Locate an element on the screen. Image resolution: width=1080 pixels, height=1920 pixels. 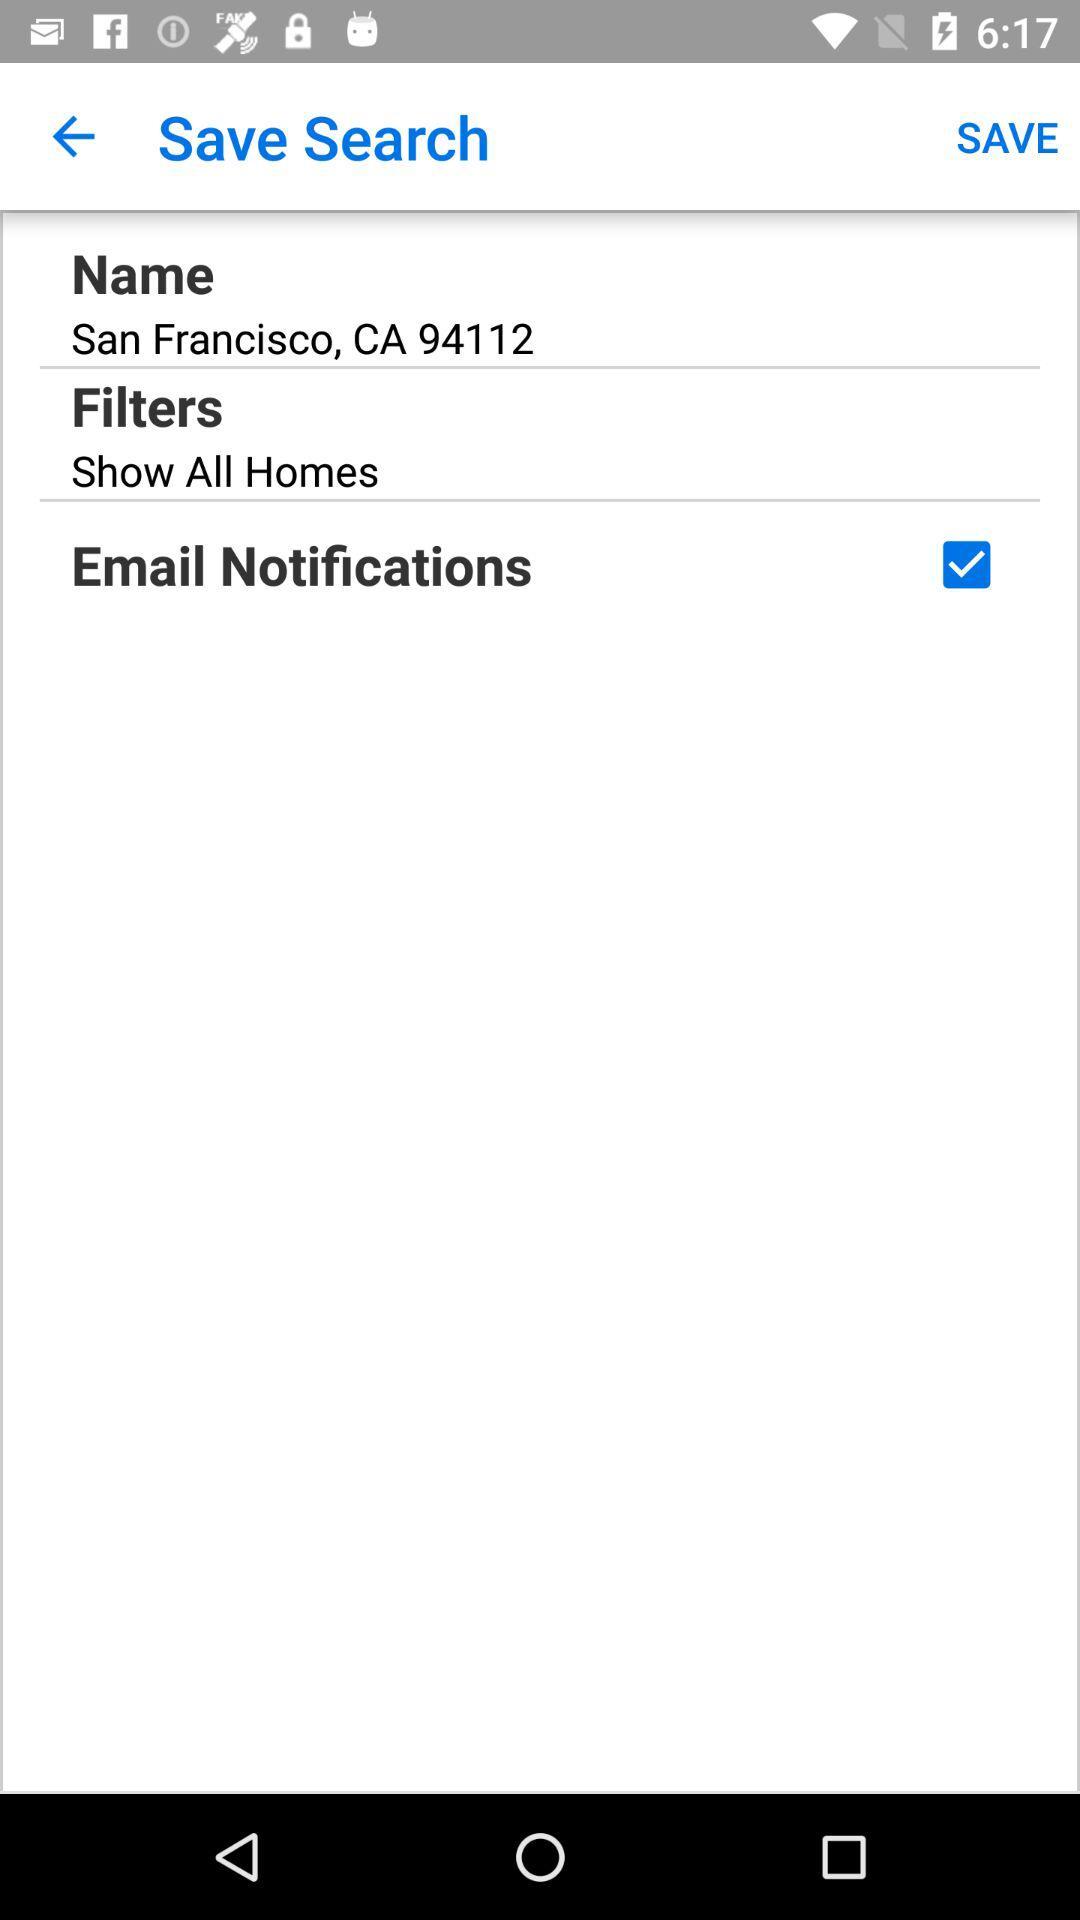
the app is located at coordinates (965, 563).